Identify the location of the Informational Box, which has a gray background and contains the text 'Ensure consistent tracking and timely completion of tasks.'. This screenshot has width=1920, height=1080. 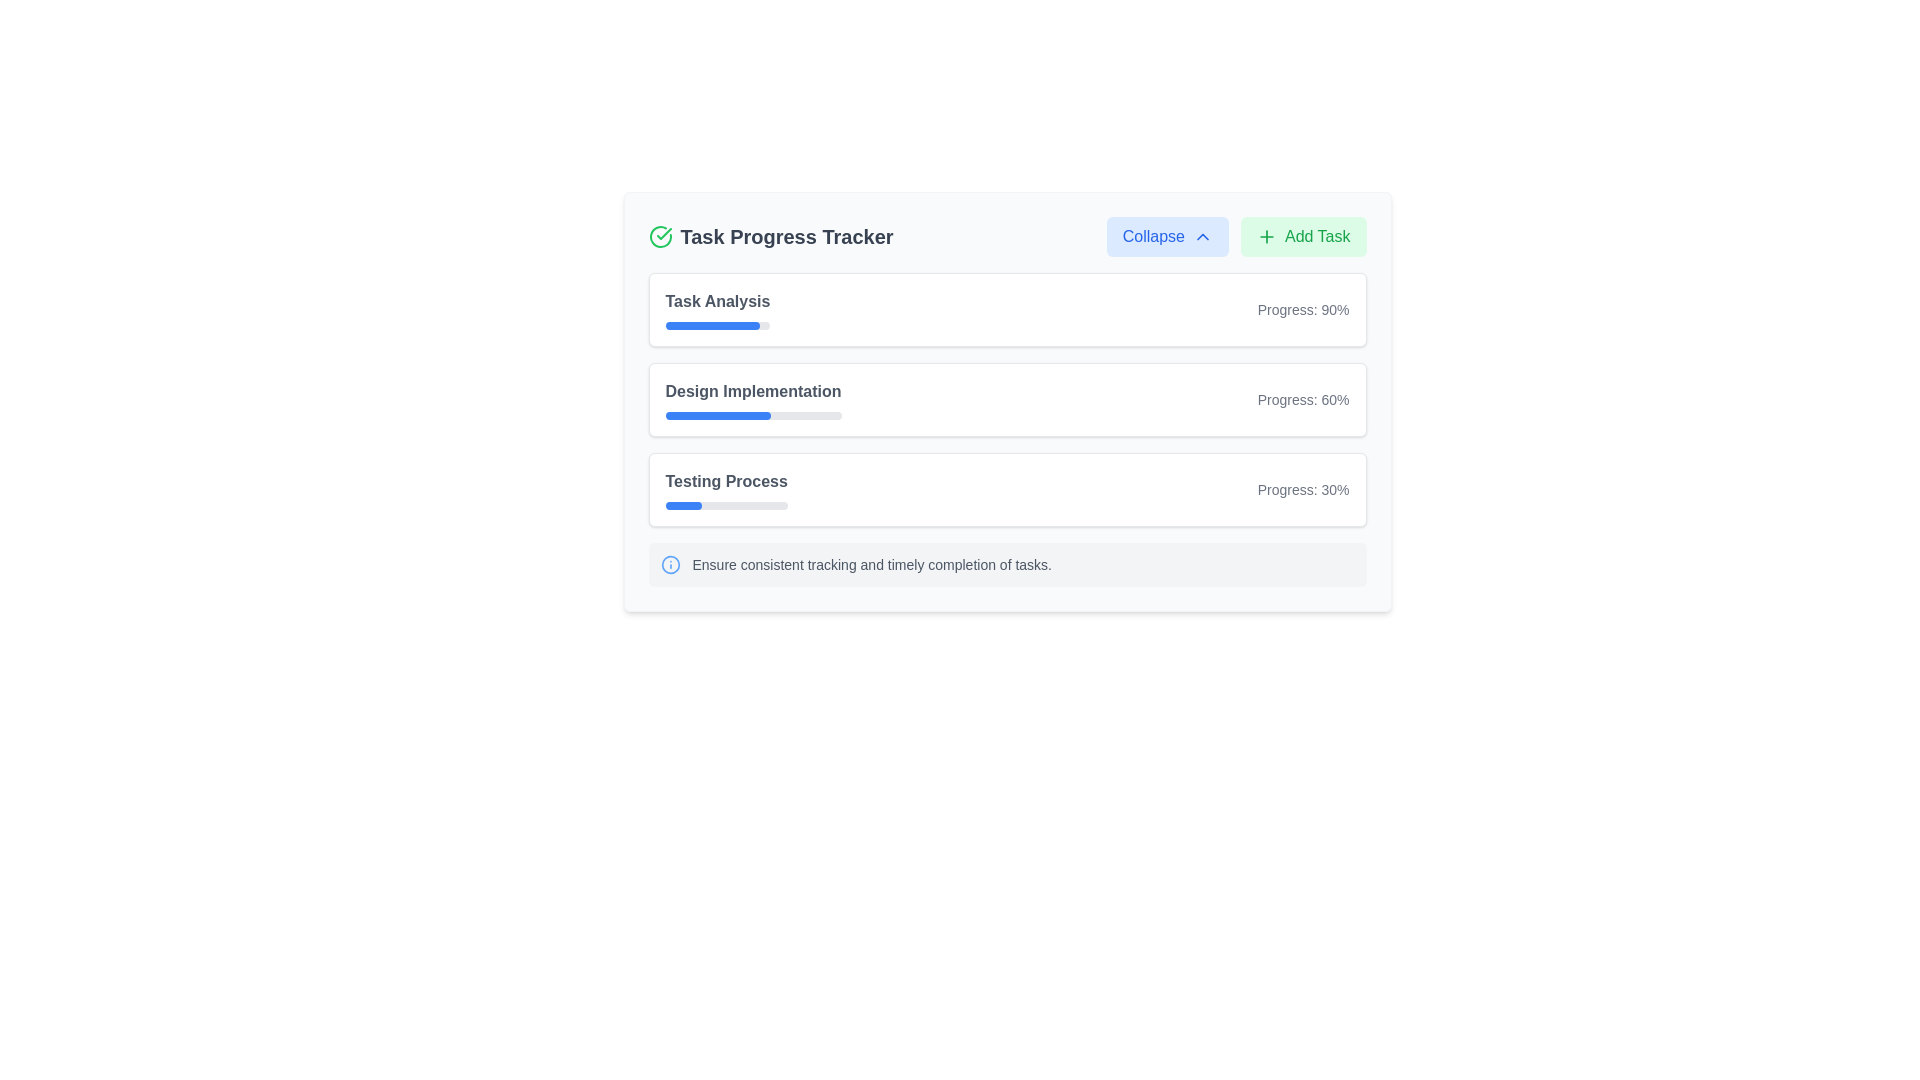
(1007, 564).